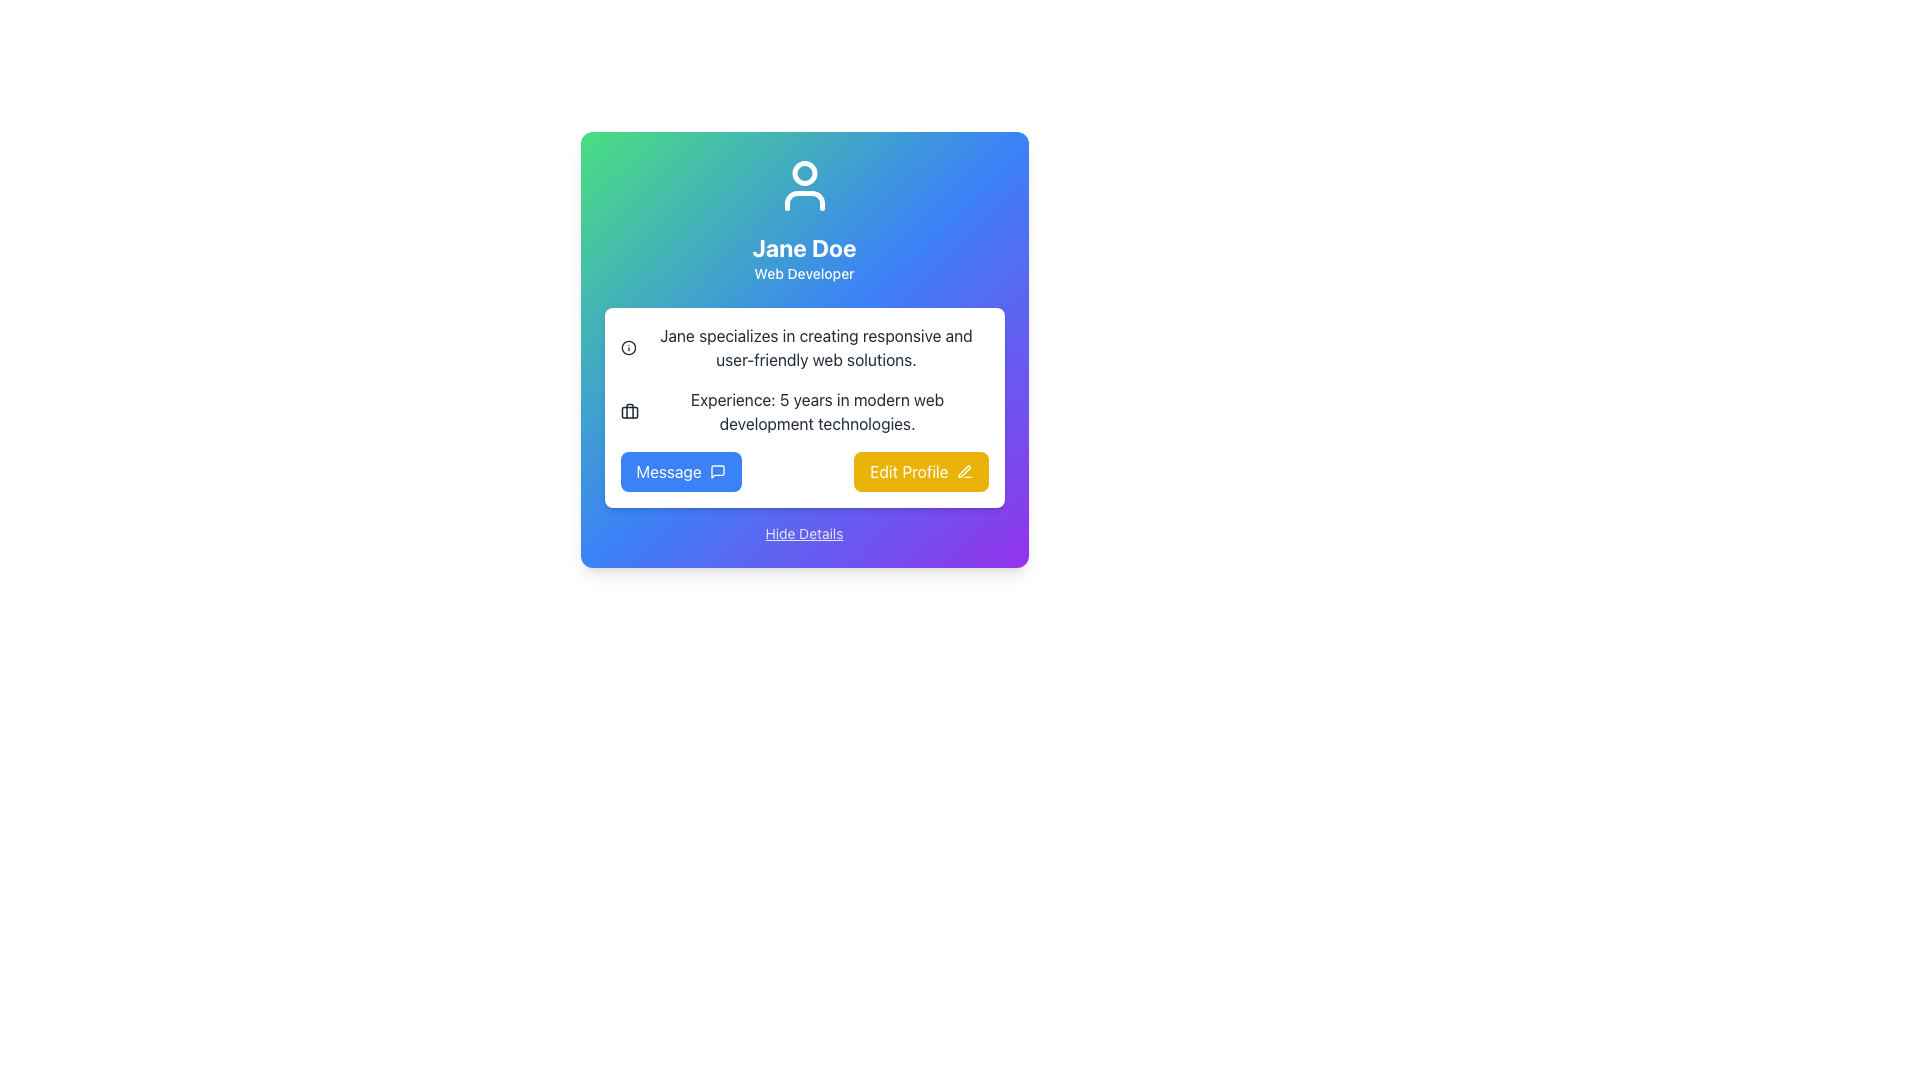 The image size is (1920, 1080). I want to click on the circular information icon located to the left of the descriptive text block that starts with 'Jane specializes in creating...', so click(627, 346).